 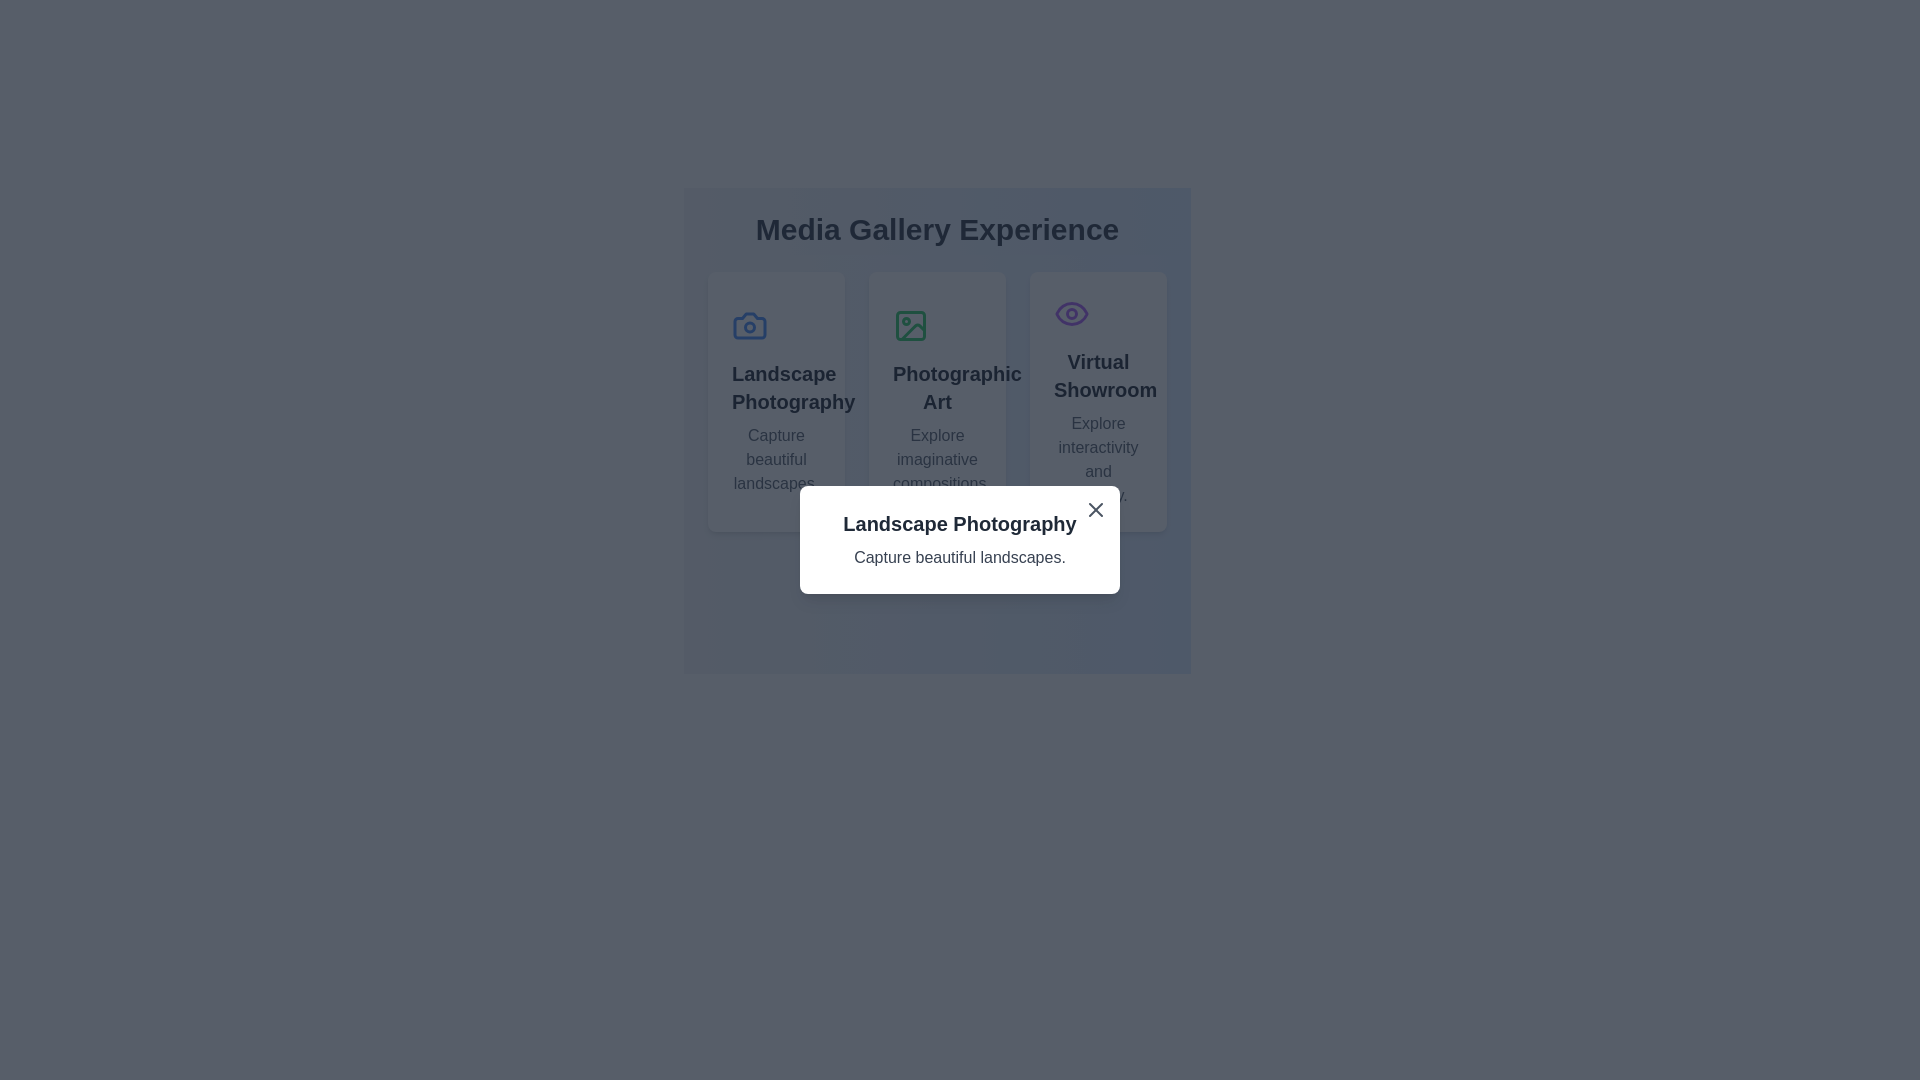 I want to click on the background graphic of the photographic art icon, which serves as the primary graphical area behind the icon details, so click(x=910, y=325).